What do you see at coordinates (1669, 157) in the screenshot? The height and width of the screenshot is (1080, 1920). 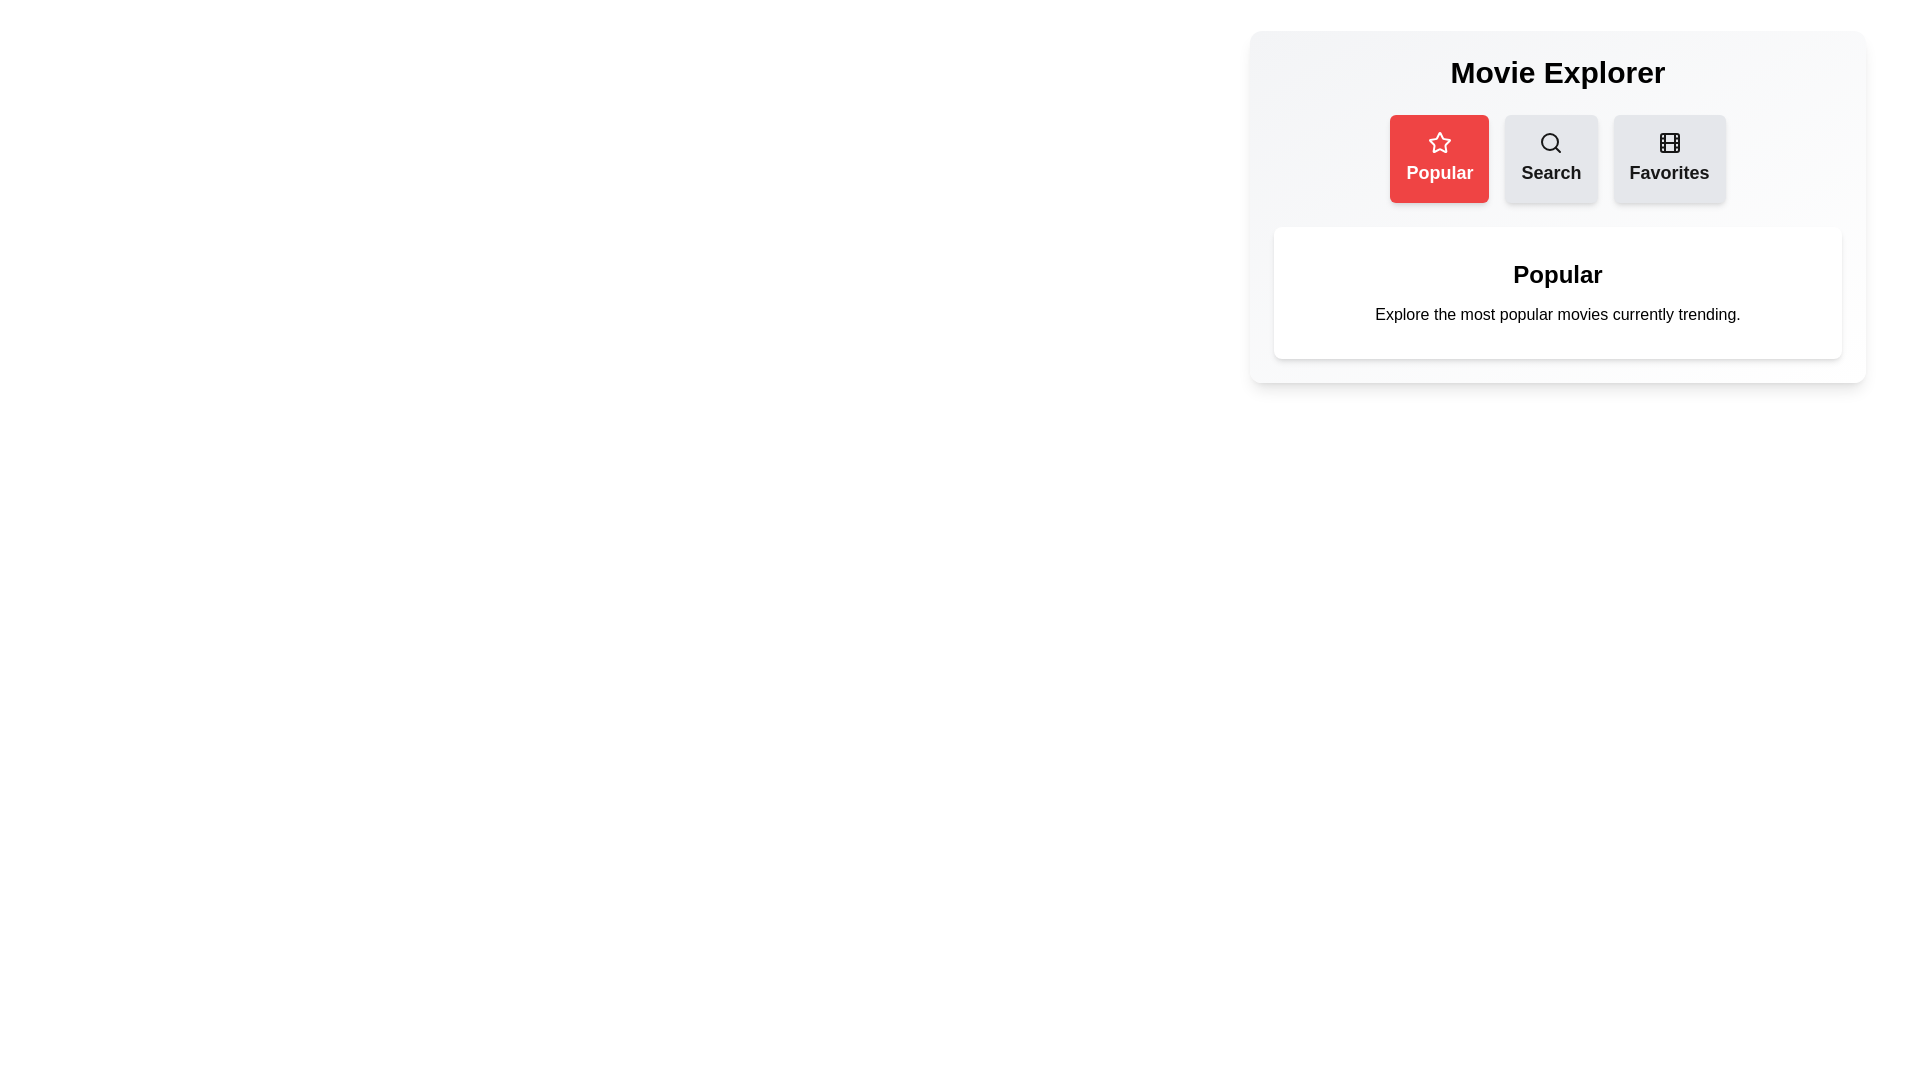 I see `the Favorites tab by clicking on its button` at bounding box center [1669, 157].